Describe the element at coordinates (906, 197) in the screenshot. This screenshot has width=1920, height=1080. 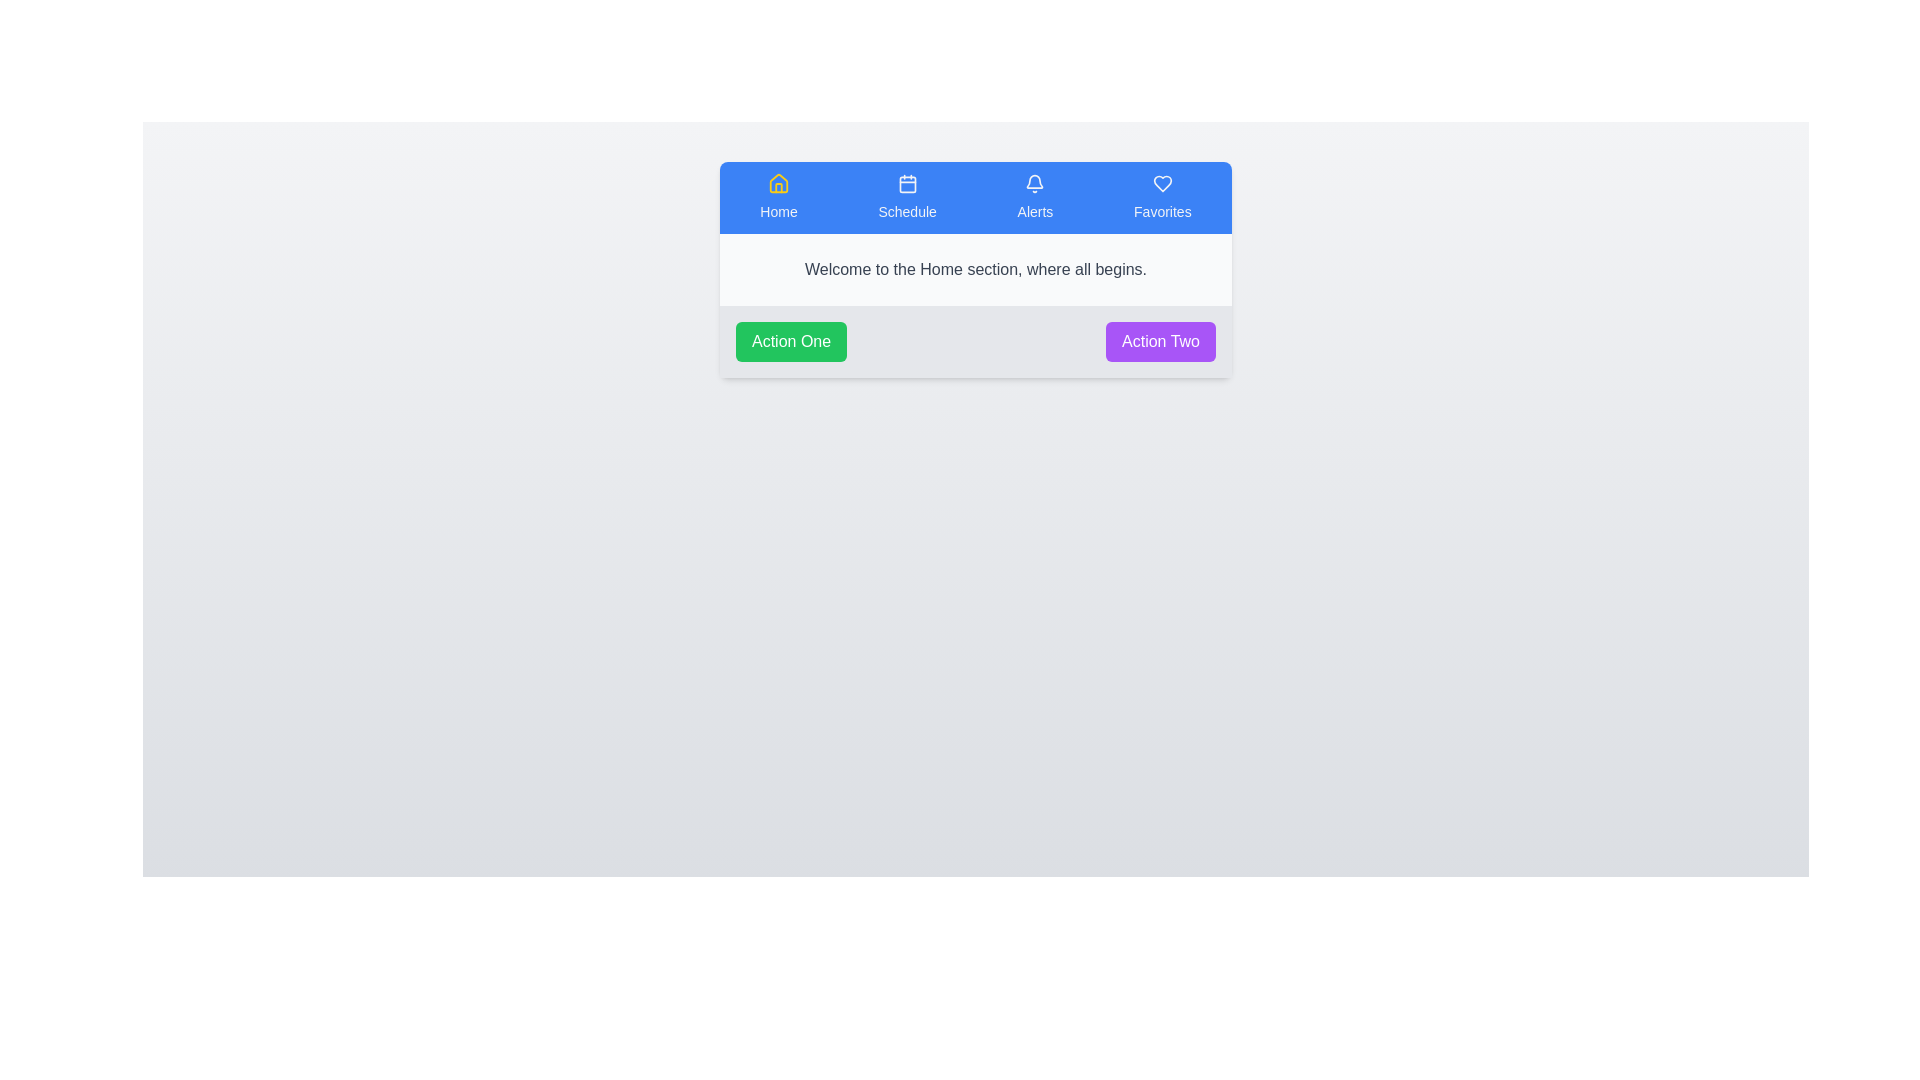
I see `the Schedule tab` at that location.